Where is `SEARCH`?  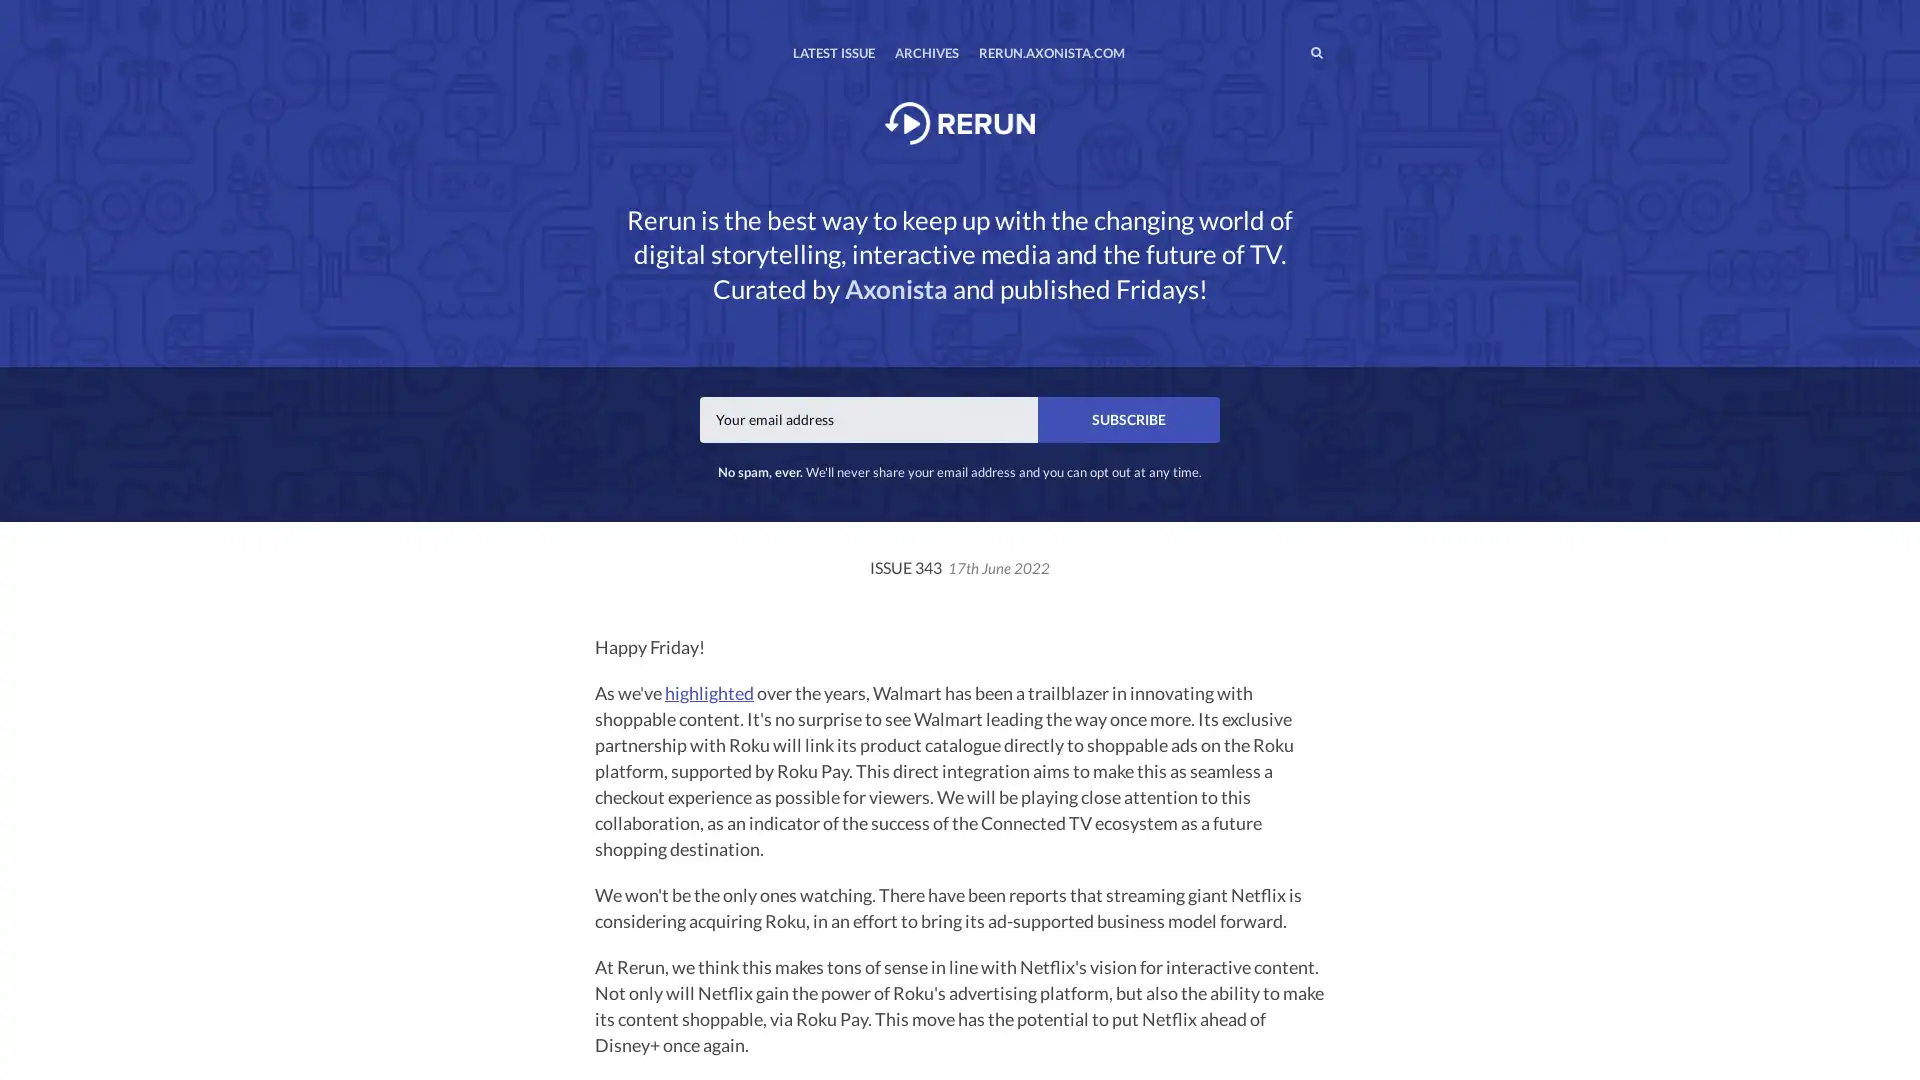 SEARCH is located at coordinates (1274, 51).